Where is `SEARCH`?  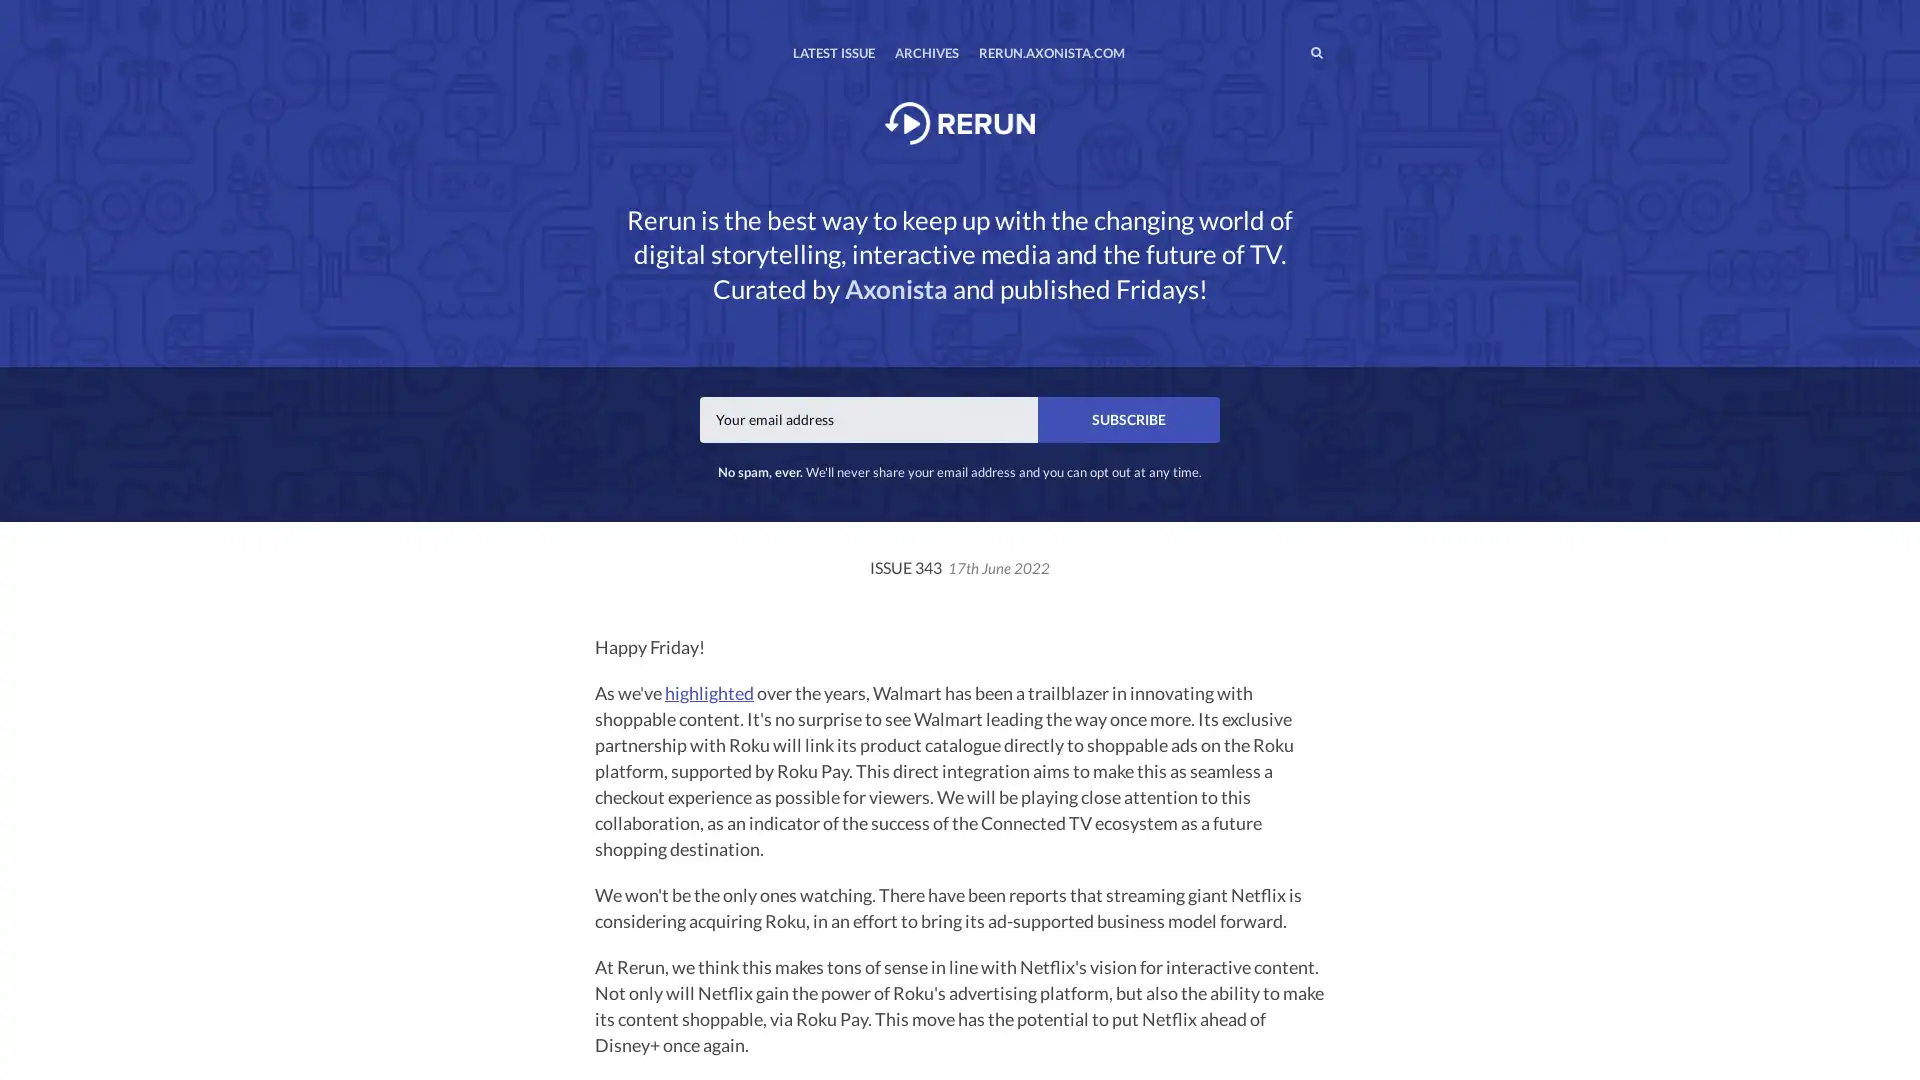 SEARCH is located at coordinates (1274, 51).